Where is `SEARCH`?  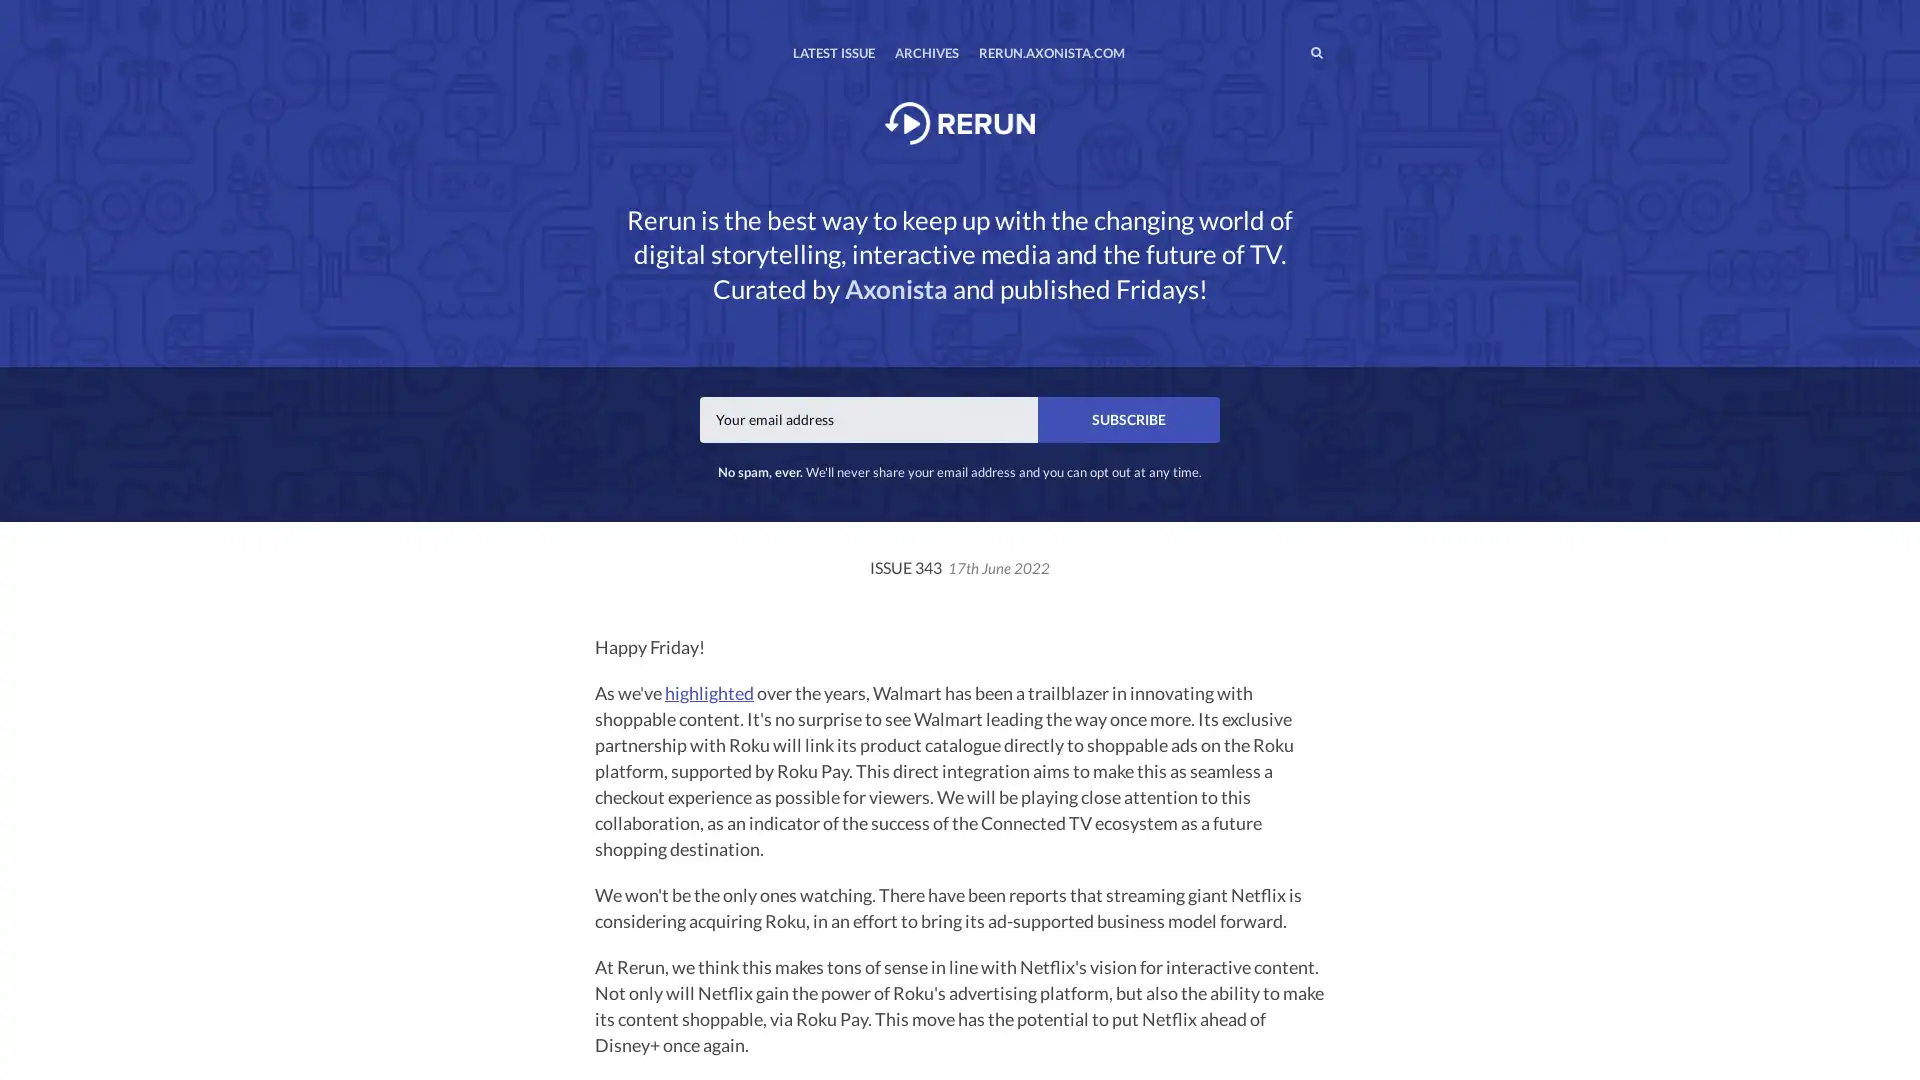 SEARCH is located at coordinates (1274, 51).